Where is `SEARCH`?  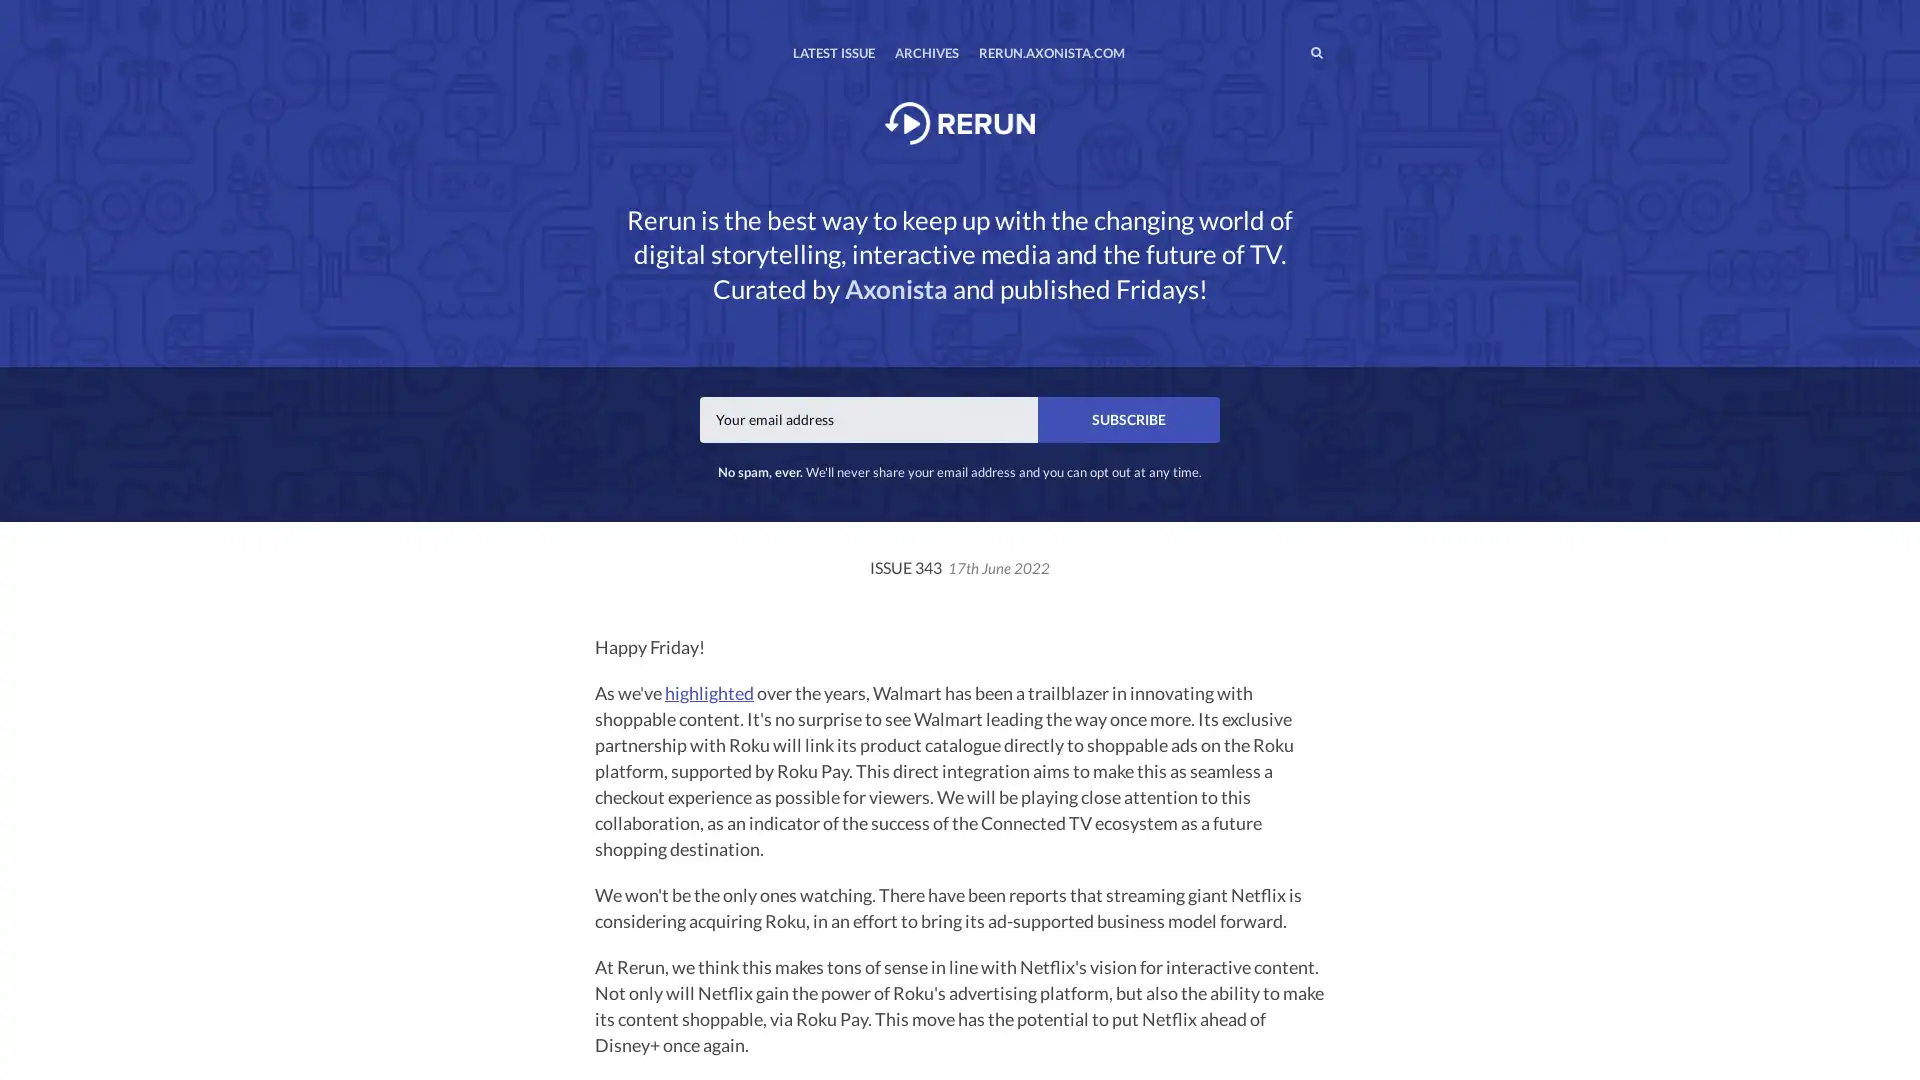 SEARCH is located at coordinates (1274, 51).